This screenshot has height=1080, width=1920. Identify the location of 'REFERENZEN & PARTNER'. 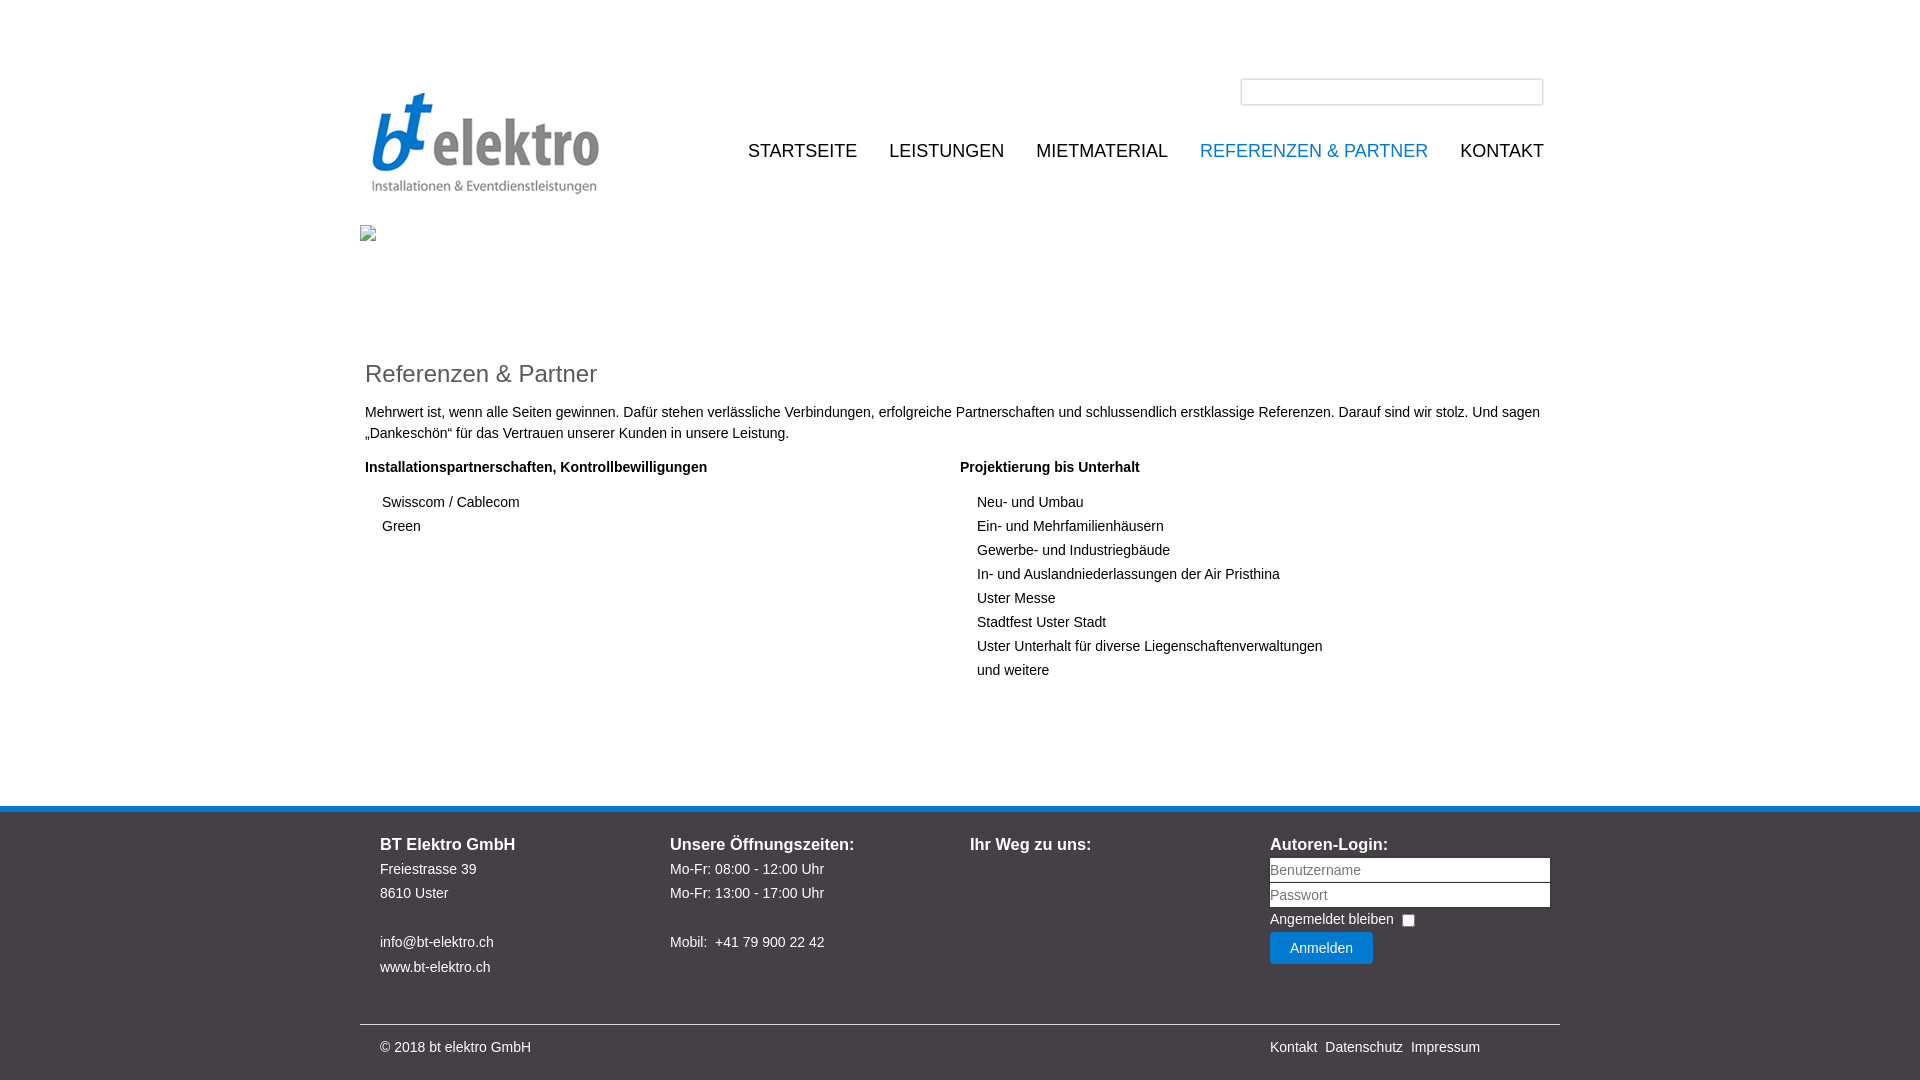
(1195, 149).